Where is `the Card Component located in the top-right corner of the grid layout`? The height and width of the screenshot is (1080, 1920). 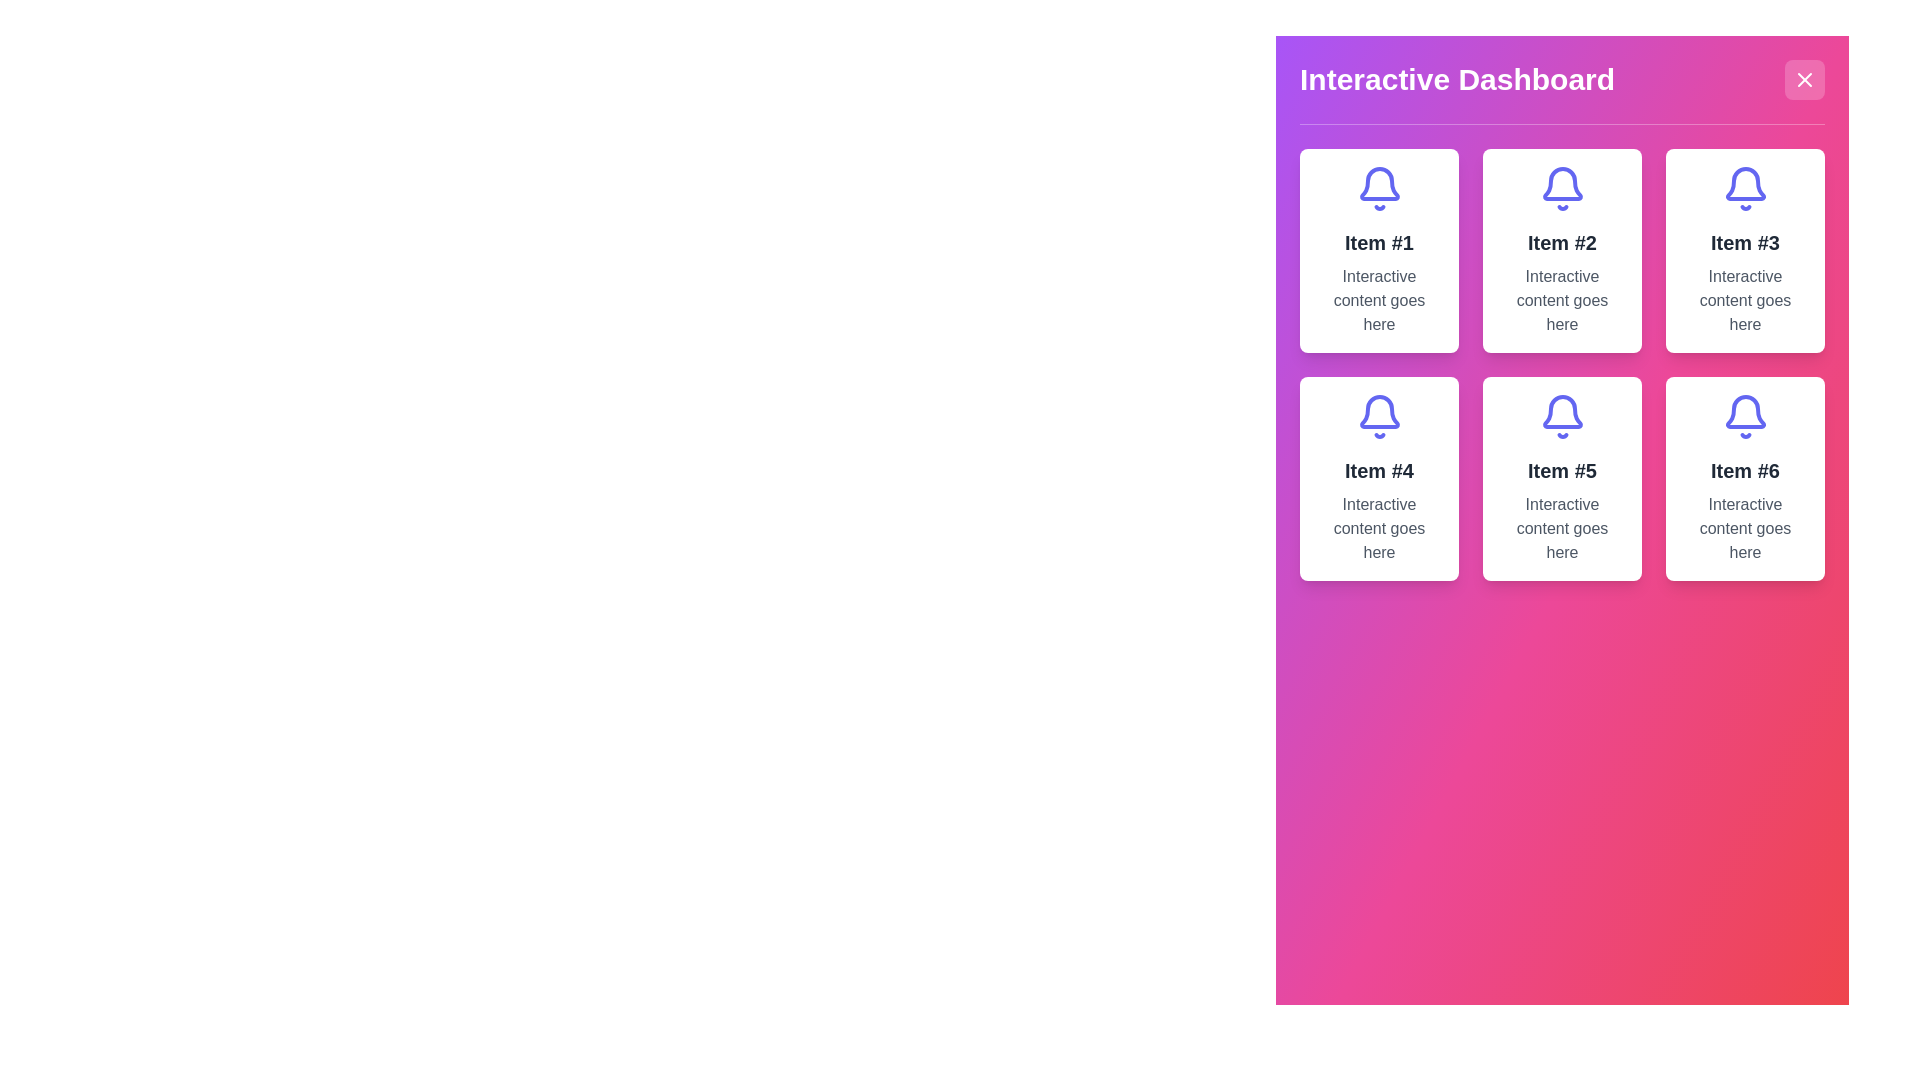
the Card Component located in the top-right corner of the grid layout is located at coordinates (1744, 249).